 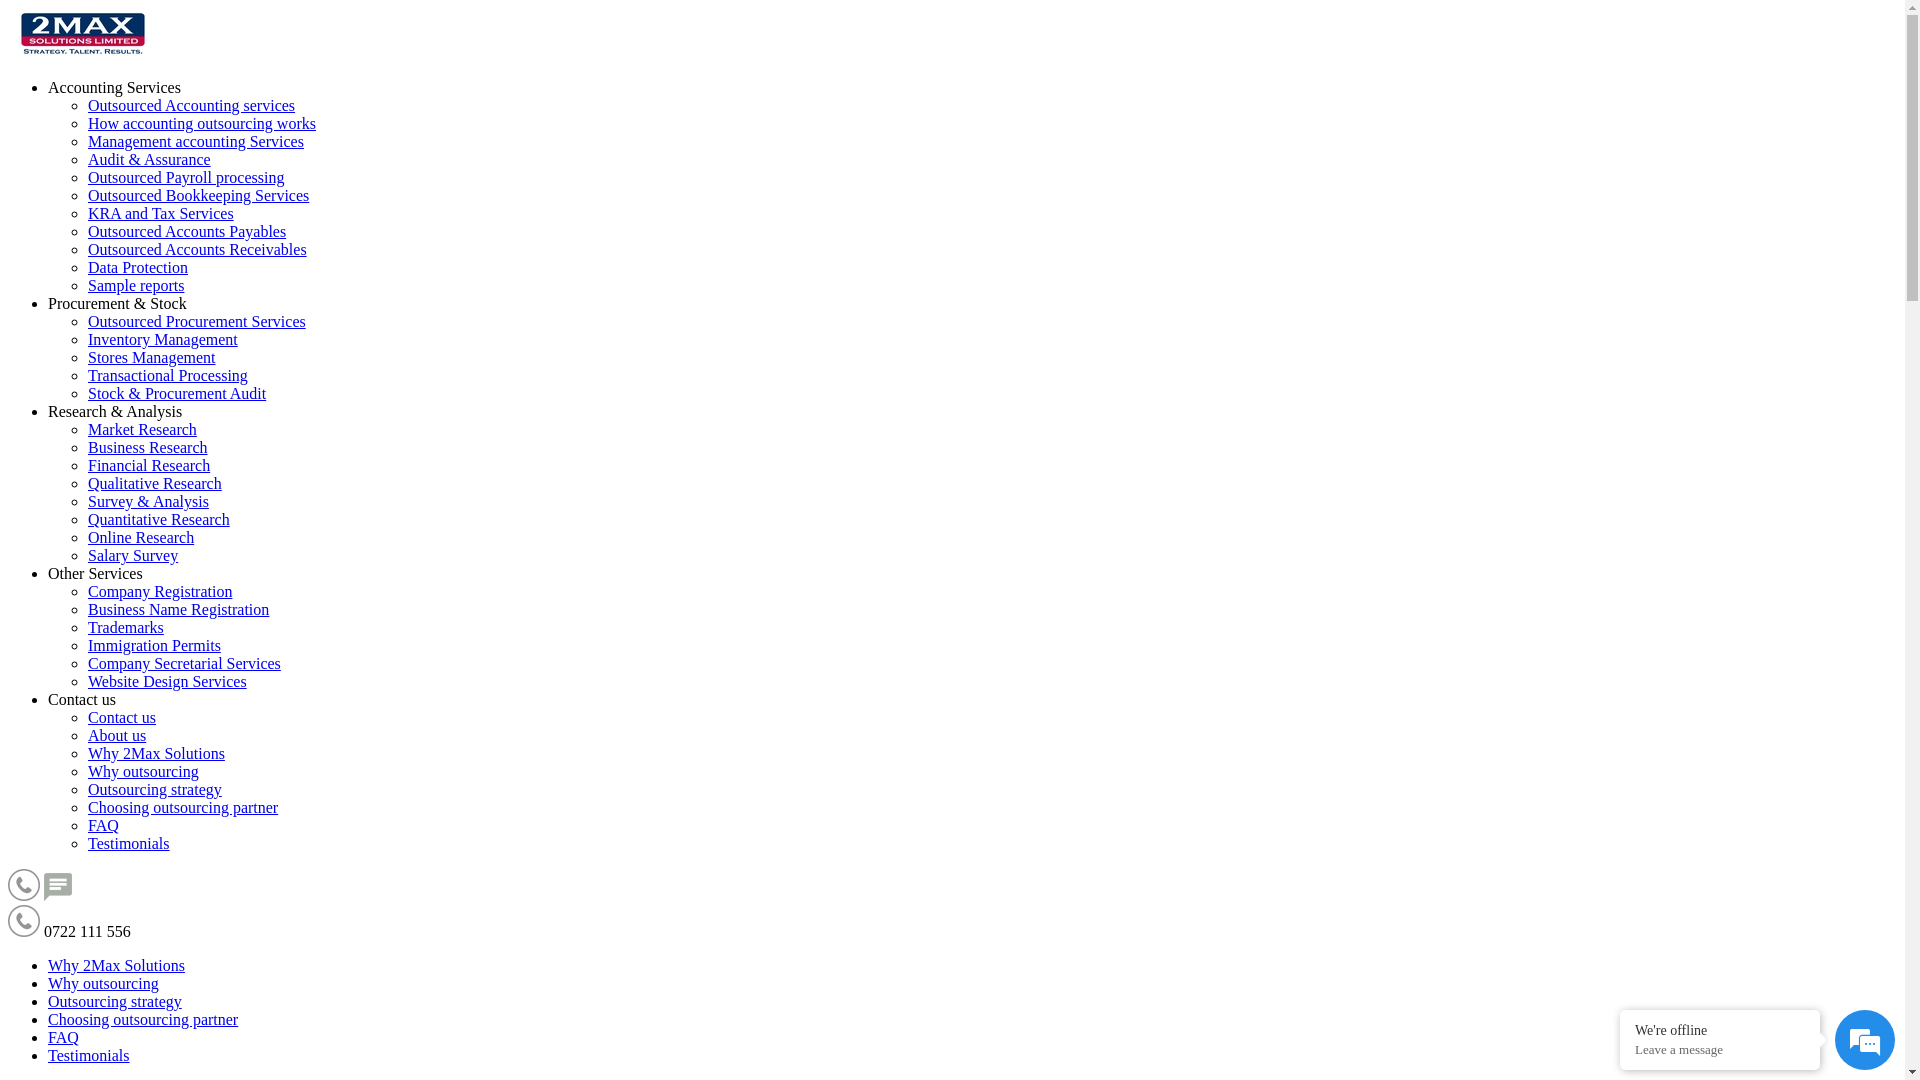 What do you see at coordinates (102, 982) in the screenshot?
I see `'Why outsourcing'` at bounding box center [102, 982].